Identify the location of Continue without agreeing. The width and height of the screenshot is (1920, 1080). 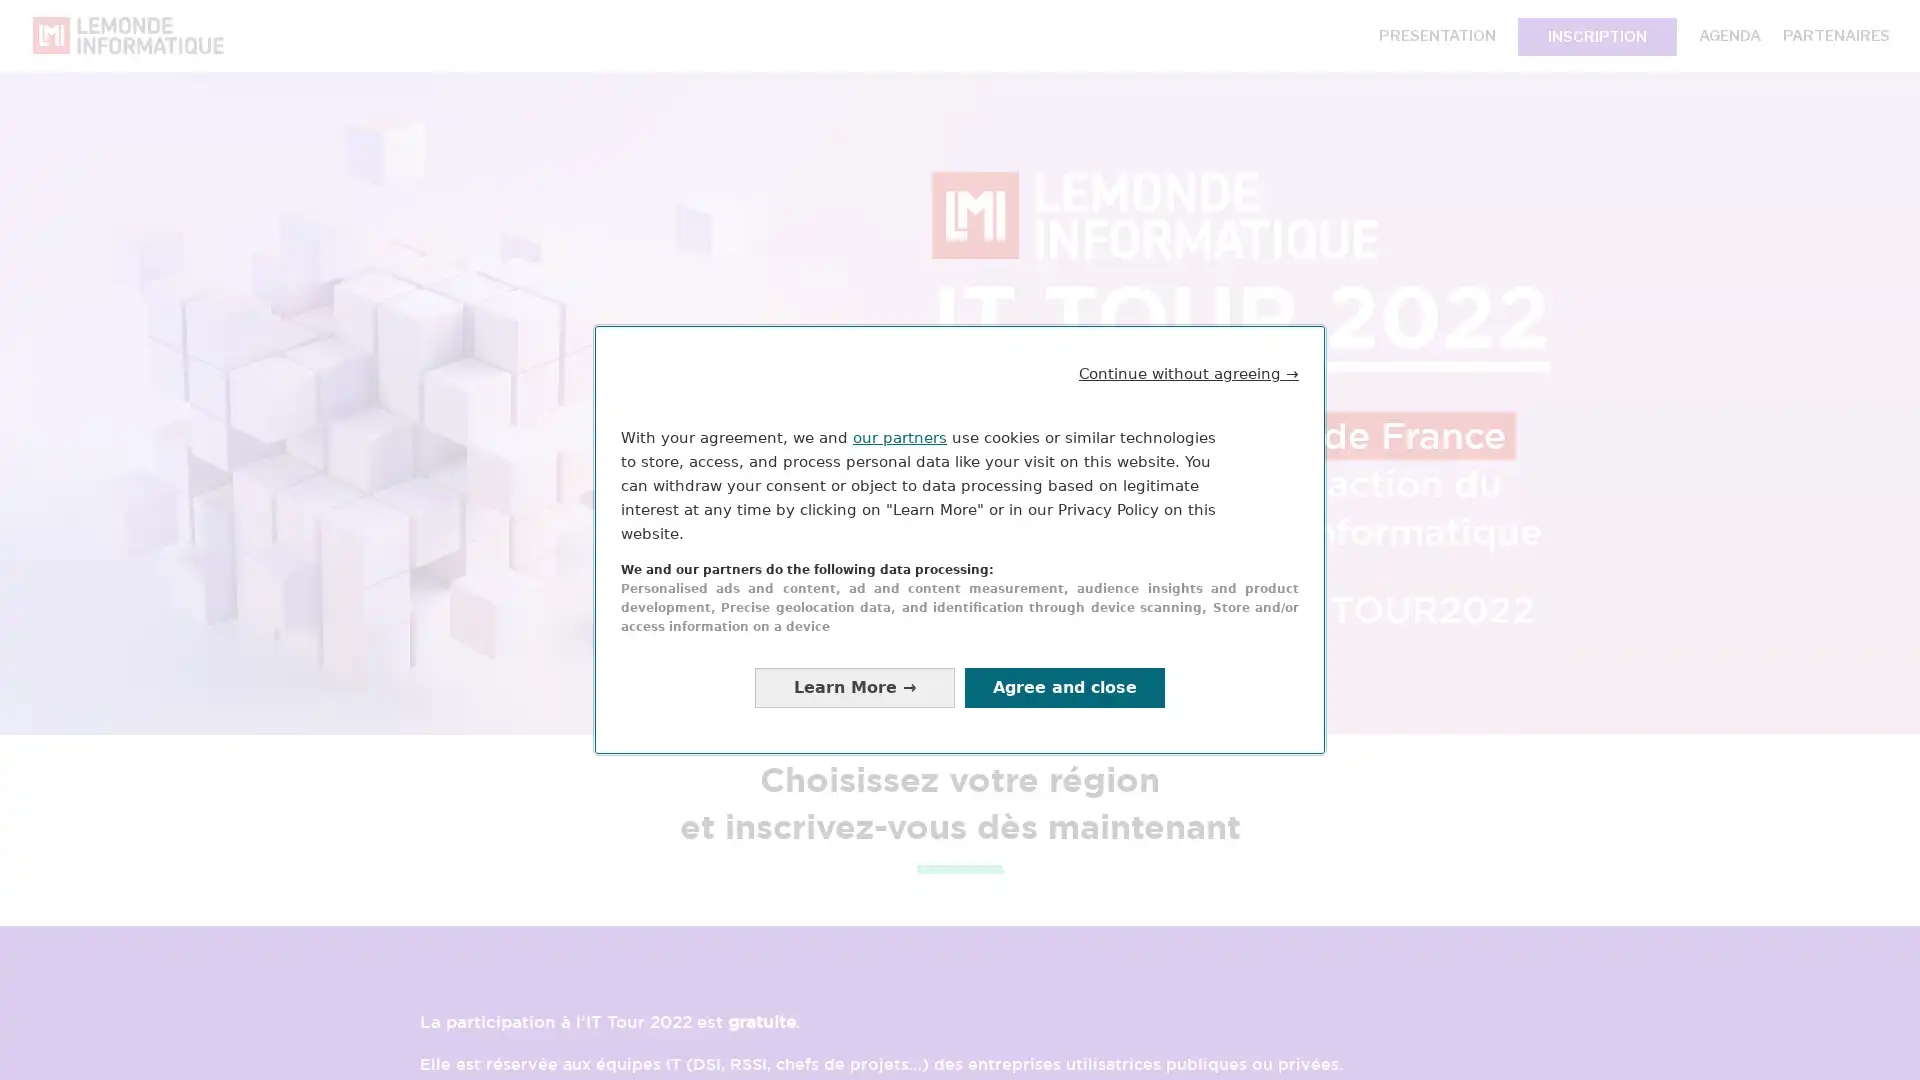
(1189, 373).